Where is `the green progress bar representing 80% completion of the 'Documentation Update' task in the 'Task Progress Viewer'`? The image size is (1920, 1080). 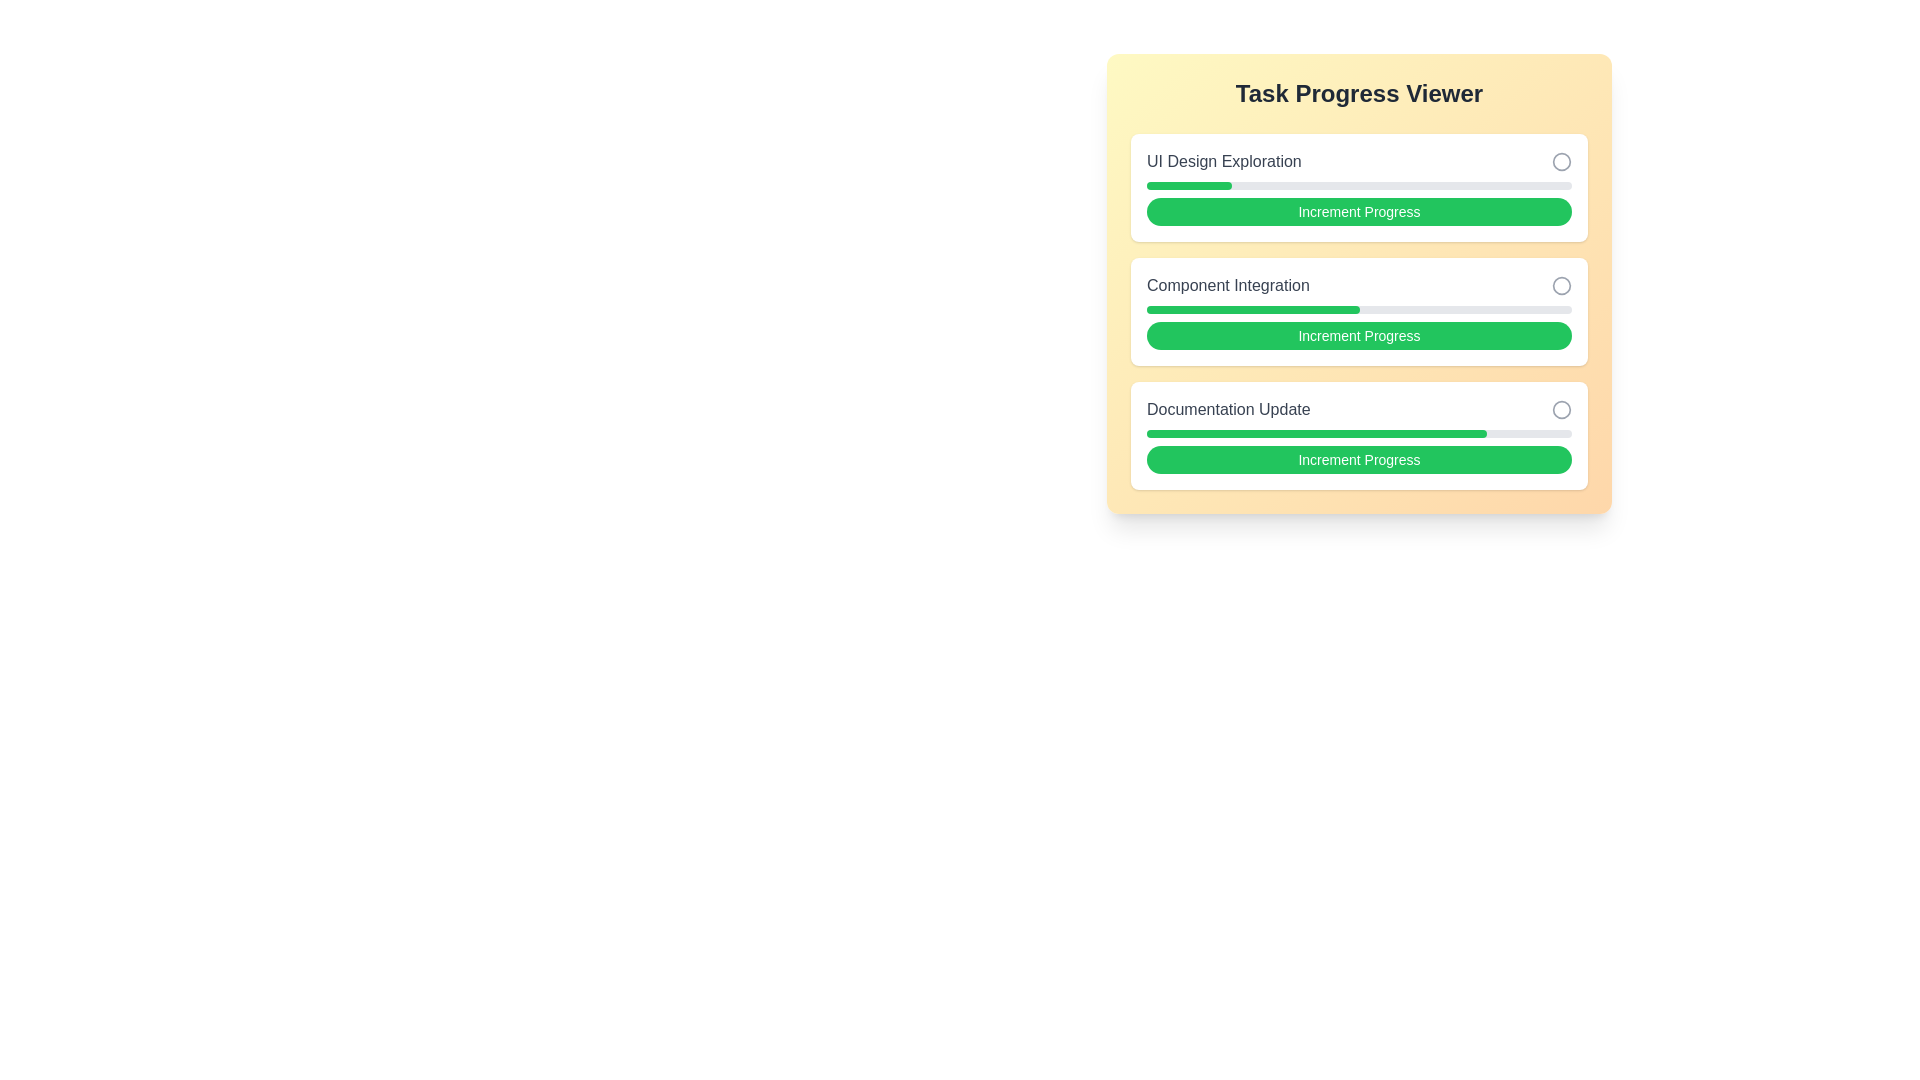
the green progress bar representing 80% completion of the 'Documentation Update' task in the 'Task Progress Viewer' is located at coordinates (1316, 433).